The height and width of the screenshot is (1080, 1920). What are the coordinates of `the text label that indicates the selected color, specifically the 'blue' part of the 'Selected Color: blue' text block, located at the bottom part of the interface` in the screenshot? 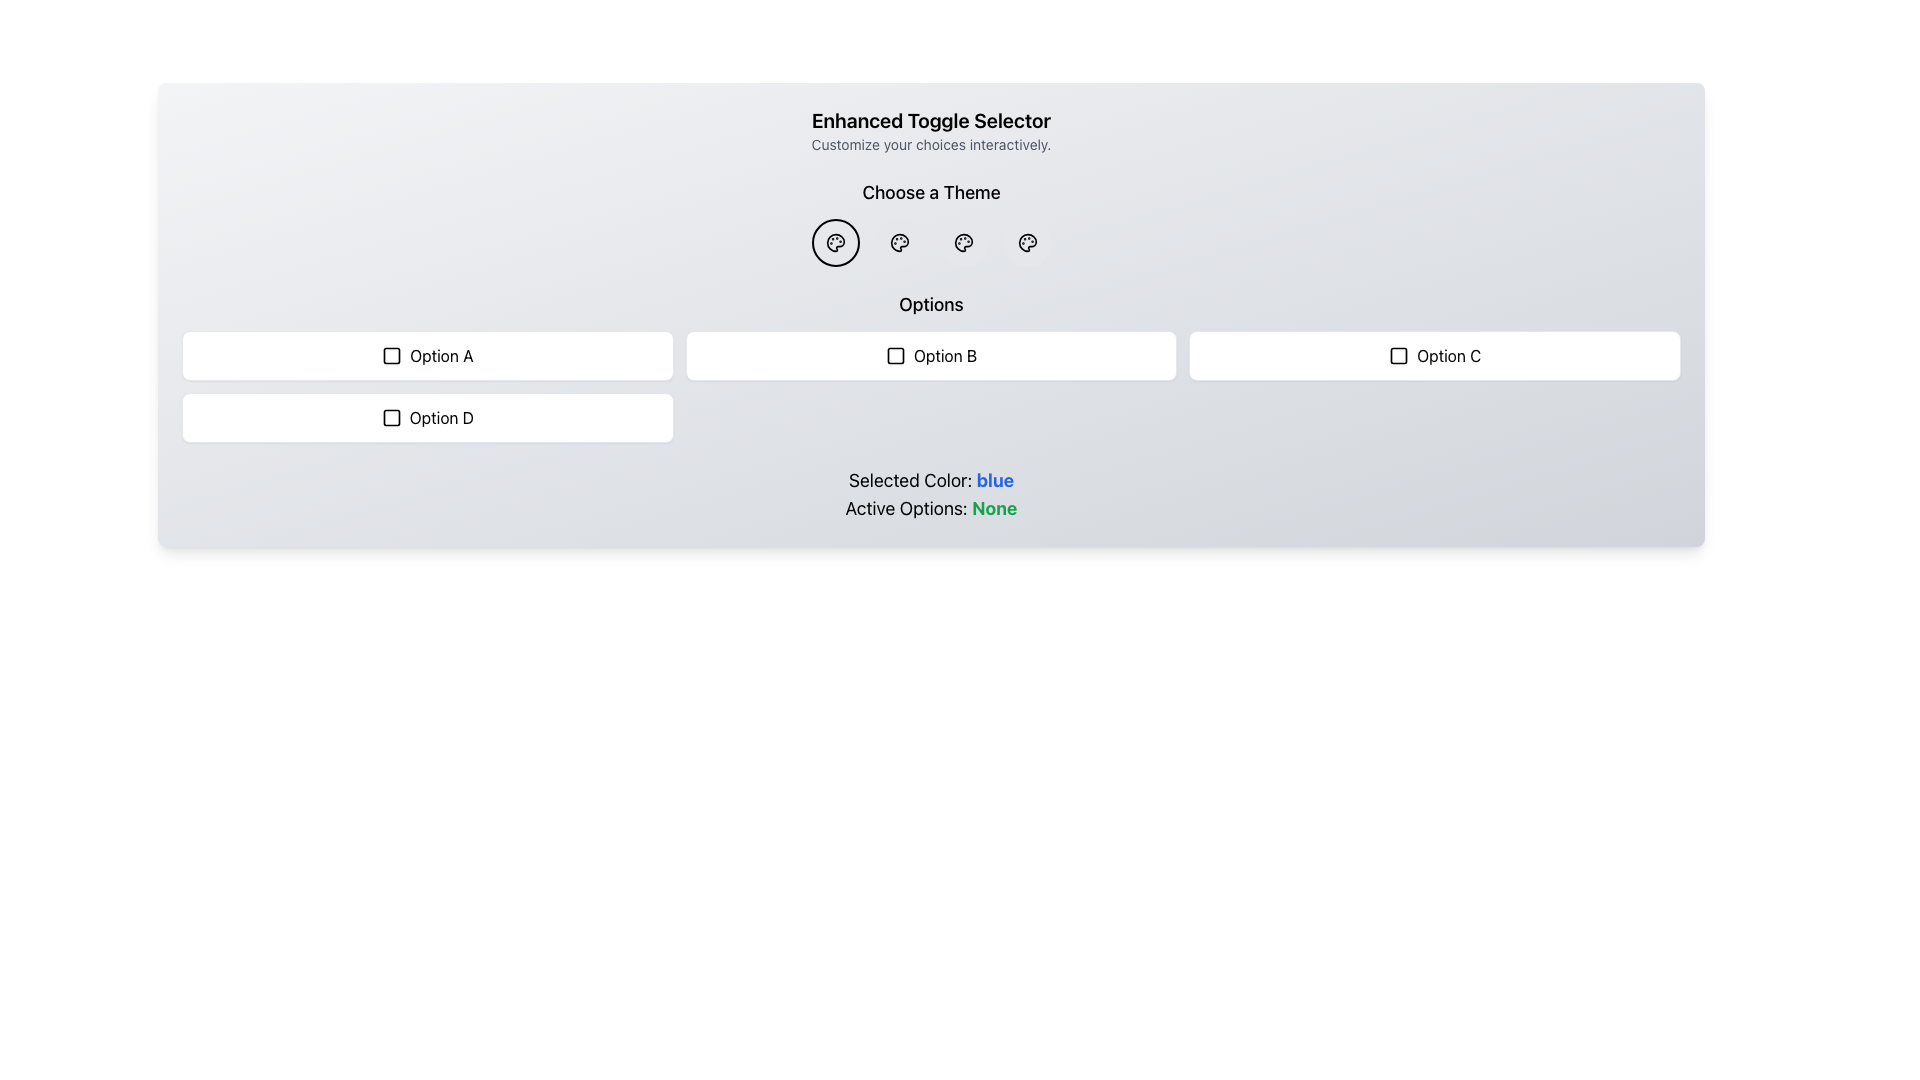 It's located at (995, 480).